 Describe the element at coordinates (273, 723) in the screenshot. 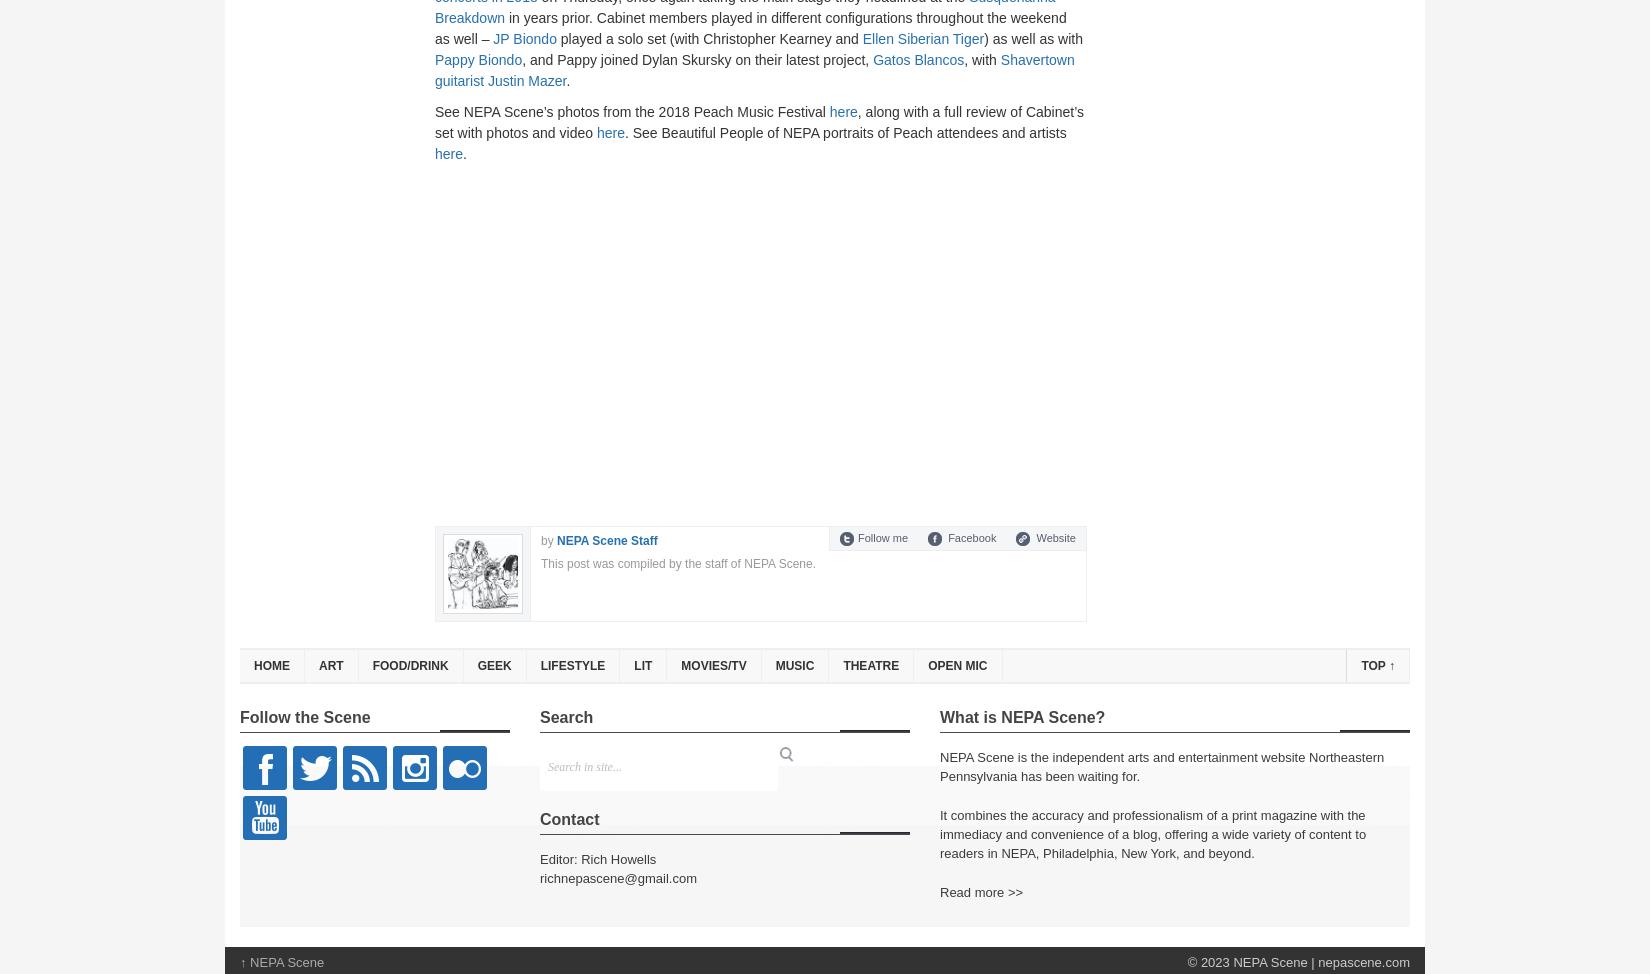

I see `'Videos'` at that location.